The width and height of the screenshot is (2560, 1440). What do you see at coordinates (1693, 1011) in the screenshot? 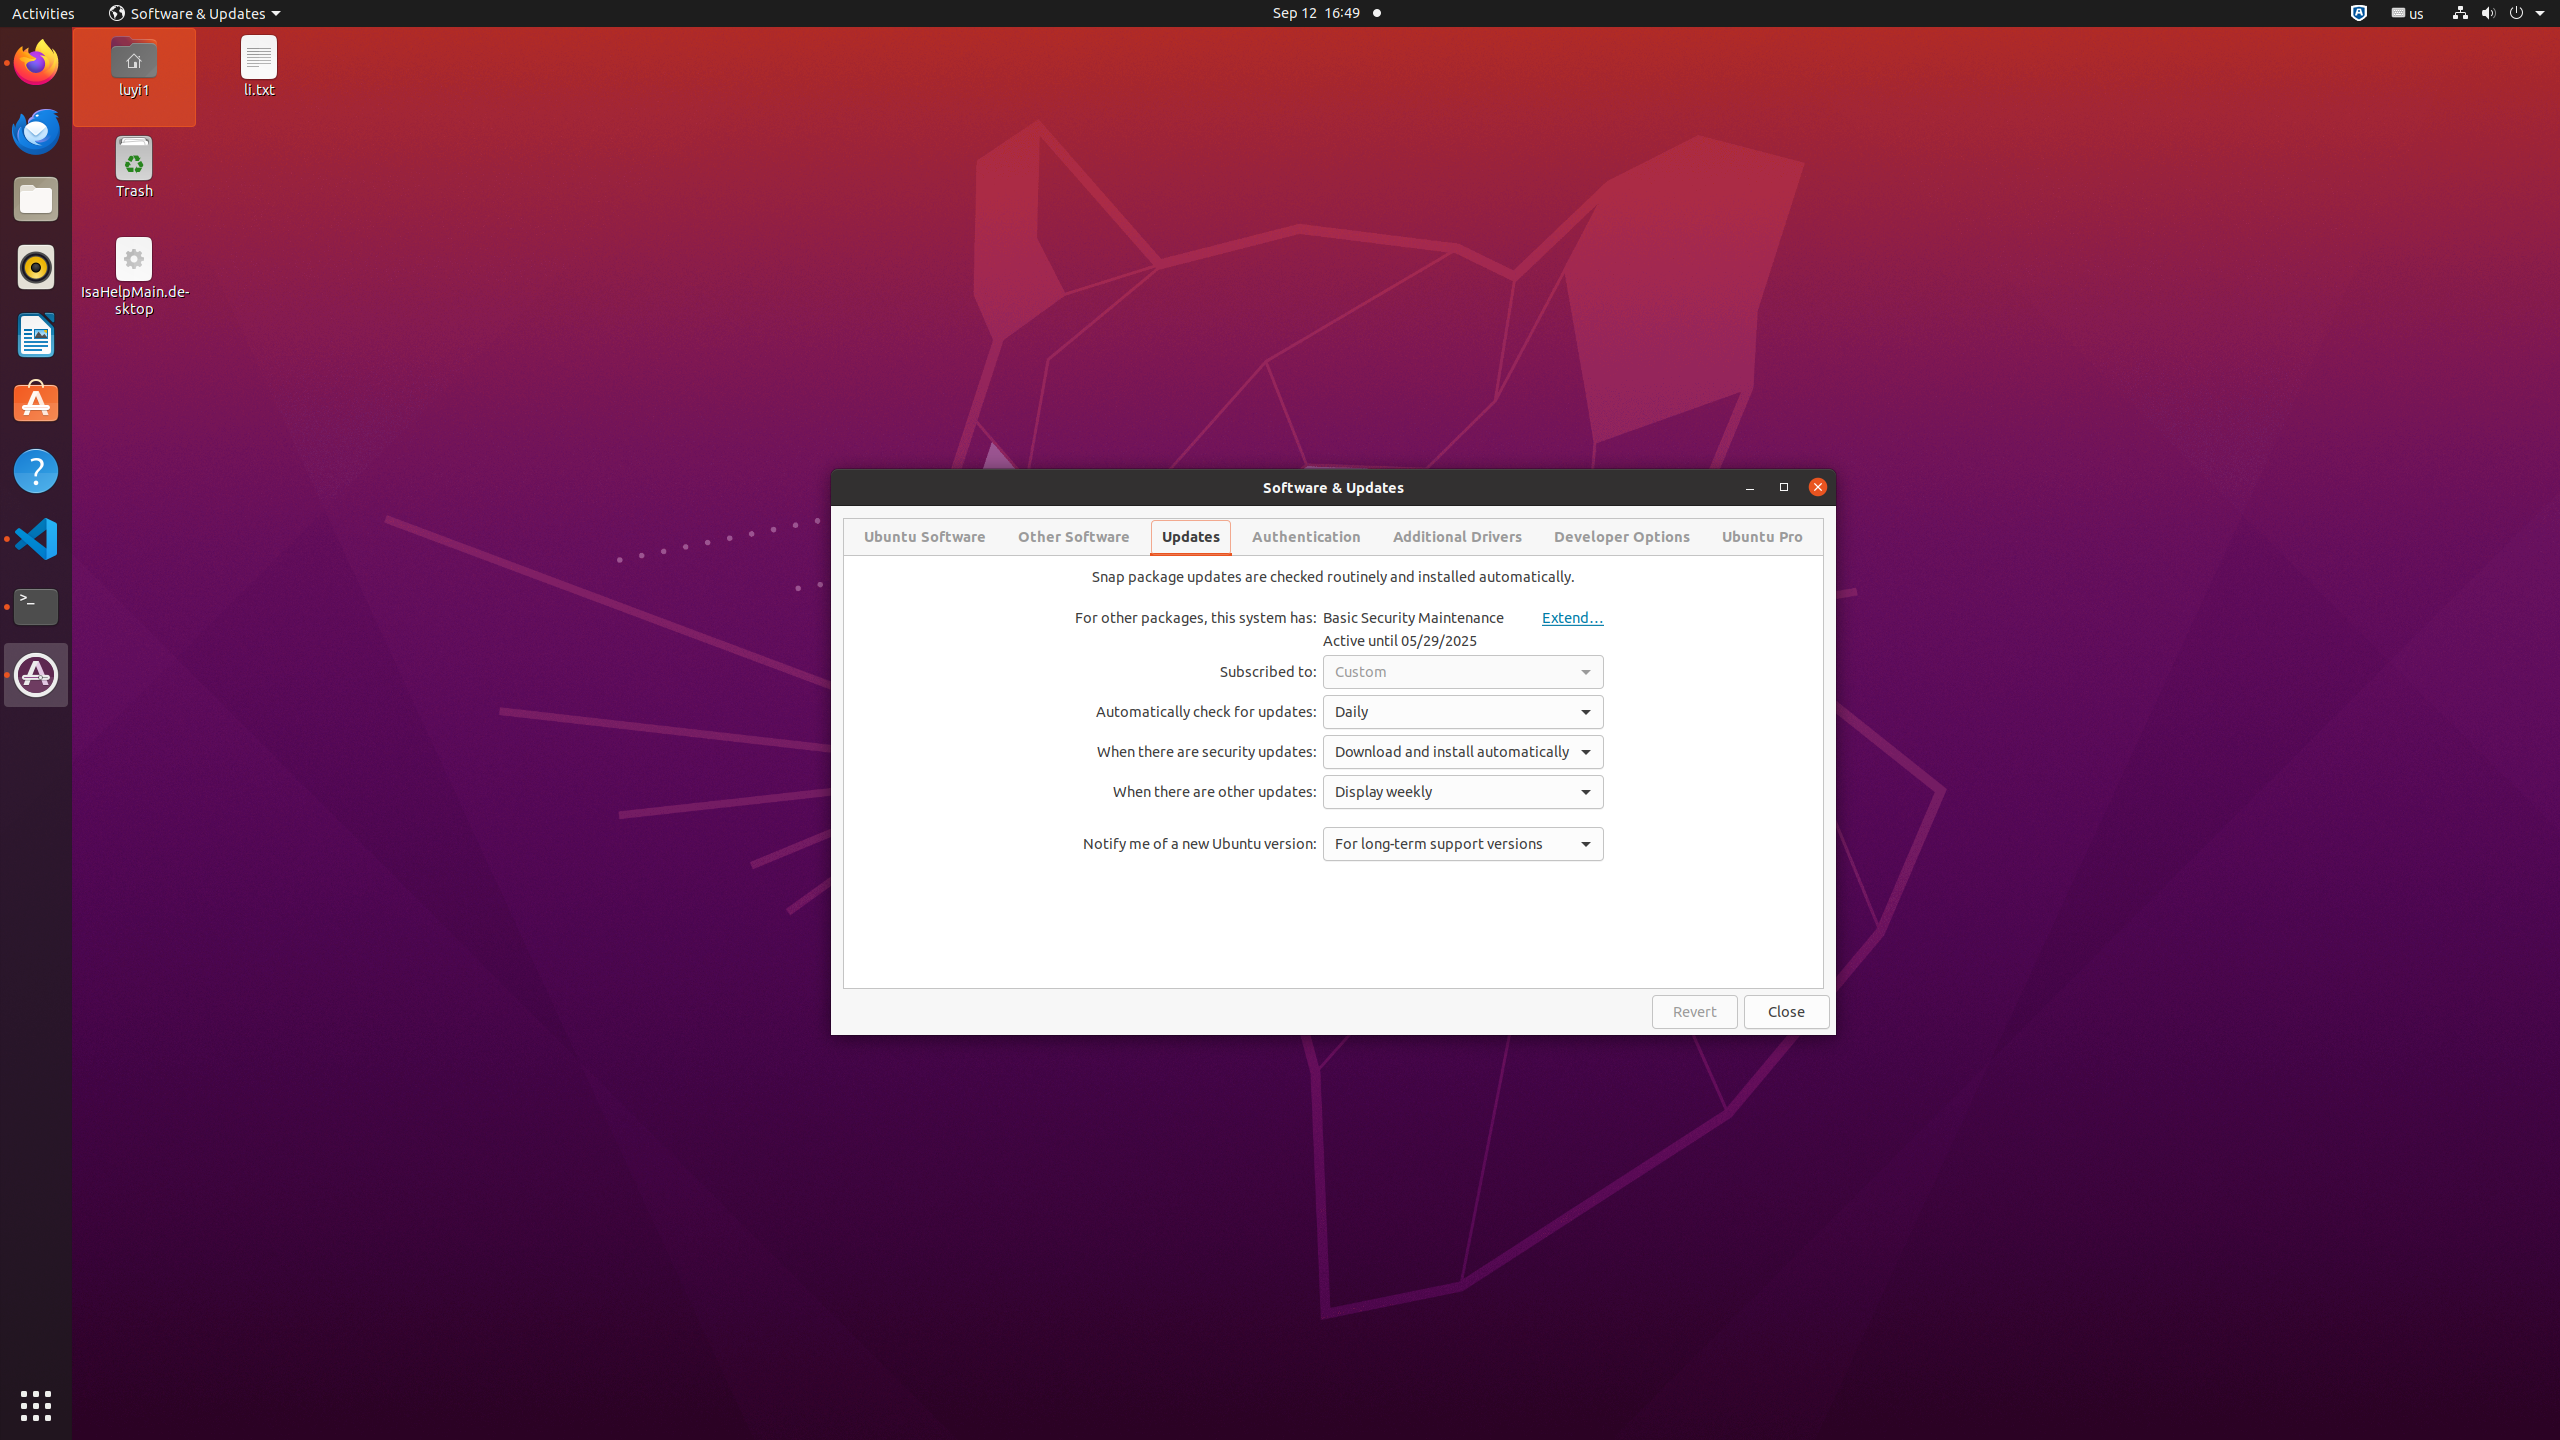
I see `'Revert'` at bounding box center [1693, 1011].